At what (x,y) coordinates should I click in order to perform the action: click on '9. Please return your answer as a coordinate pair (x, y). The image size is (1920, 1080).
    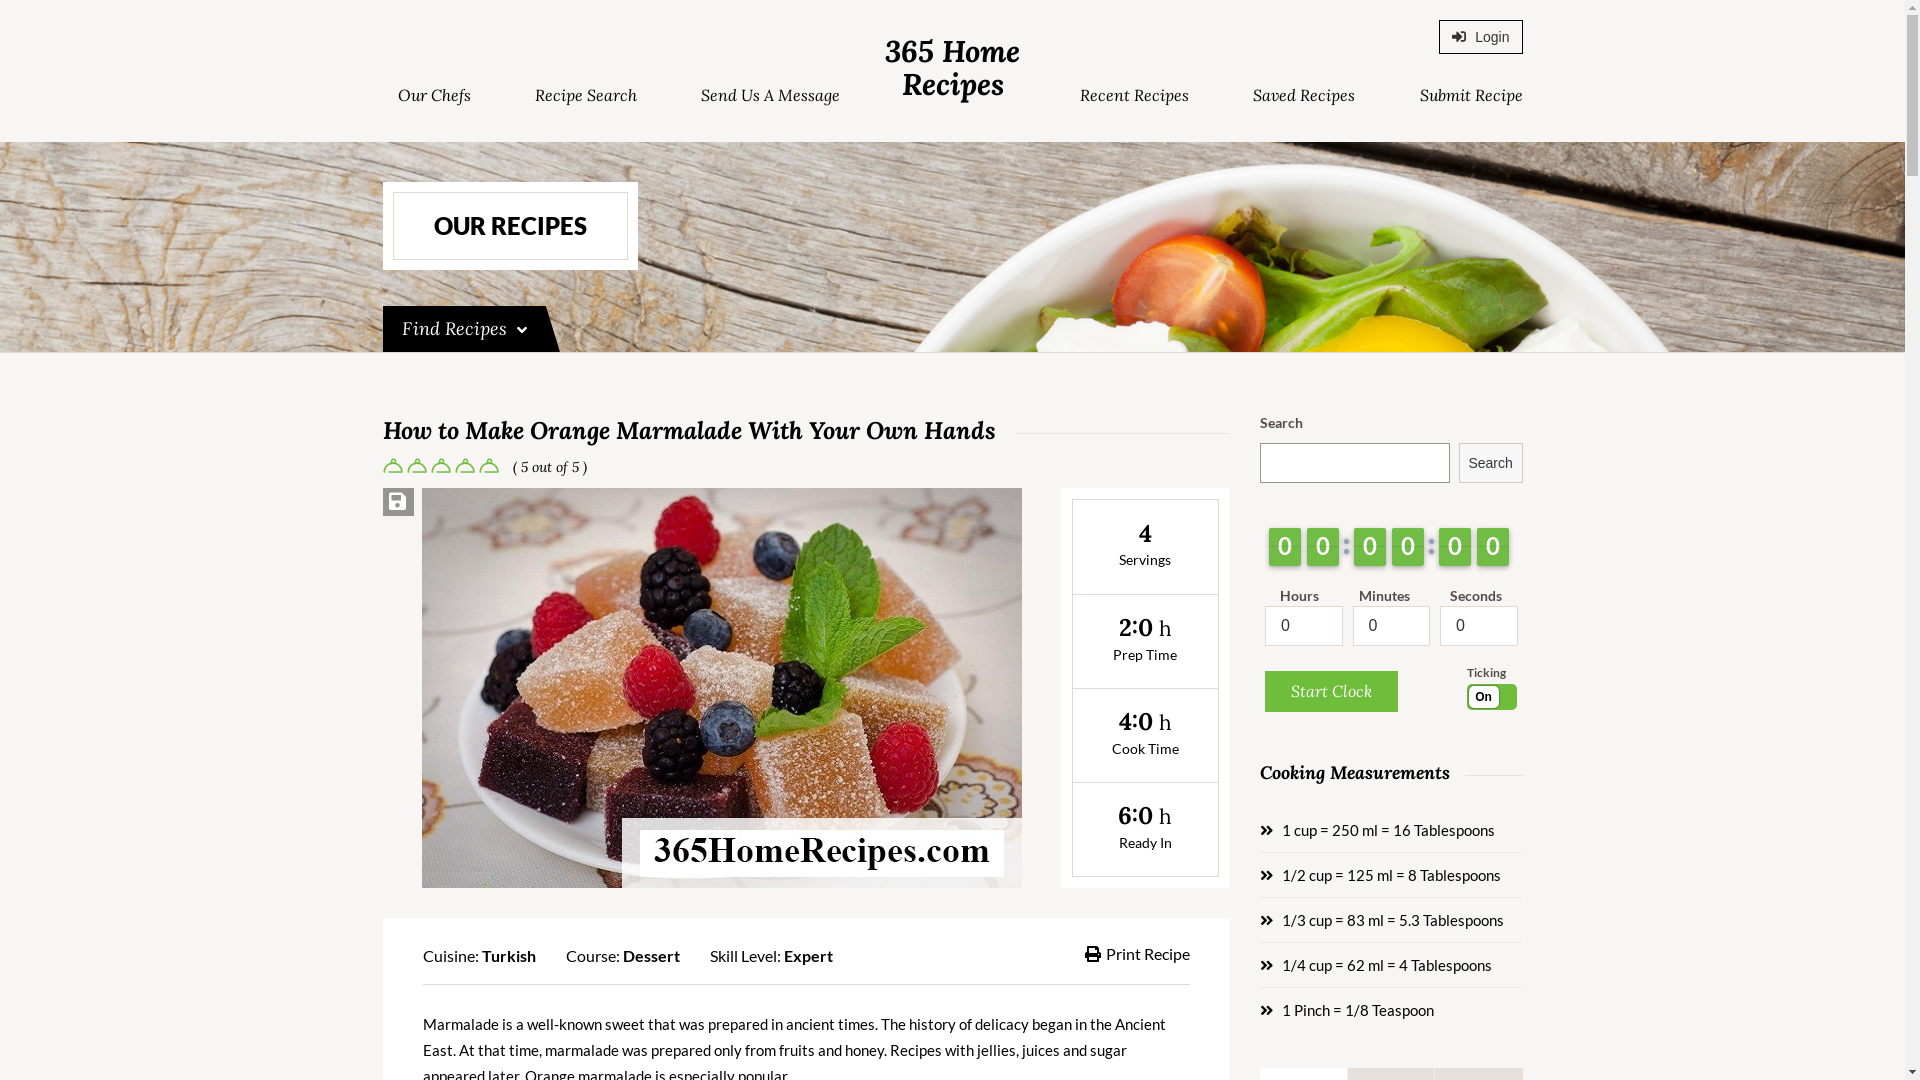
    Looking at the image, I should click on (1368, 547).